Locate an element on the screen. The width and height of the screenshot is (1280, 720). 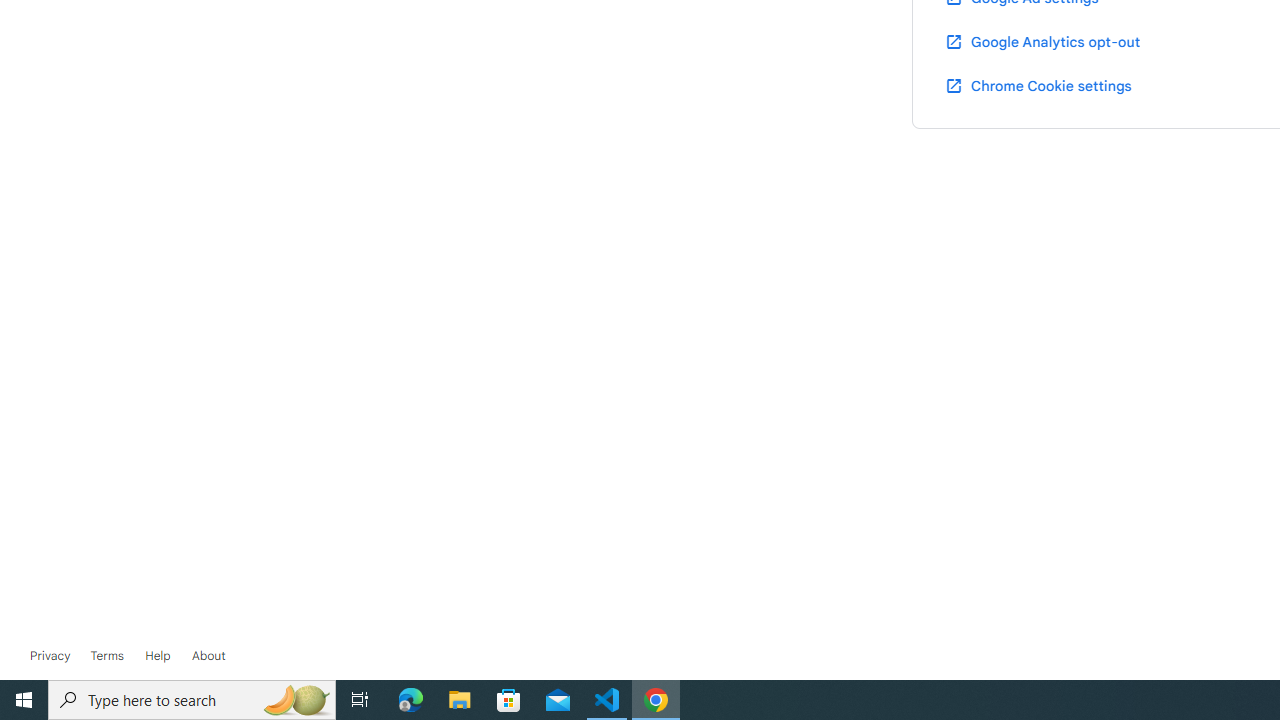
'Google Analytics opt-out' is located at coordinates (1040, 41).